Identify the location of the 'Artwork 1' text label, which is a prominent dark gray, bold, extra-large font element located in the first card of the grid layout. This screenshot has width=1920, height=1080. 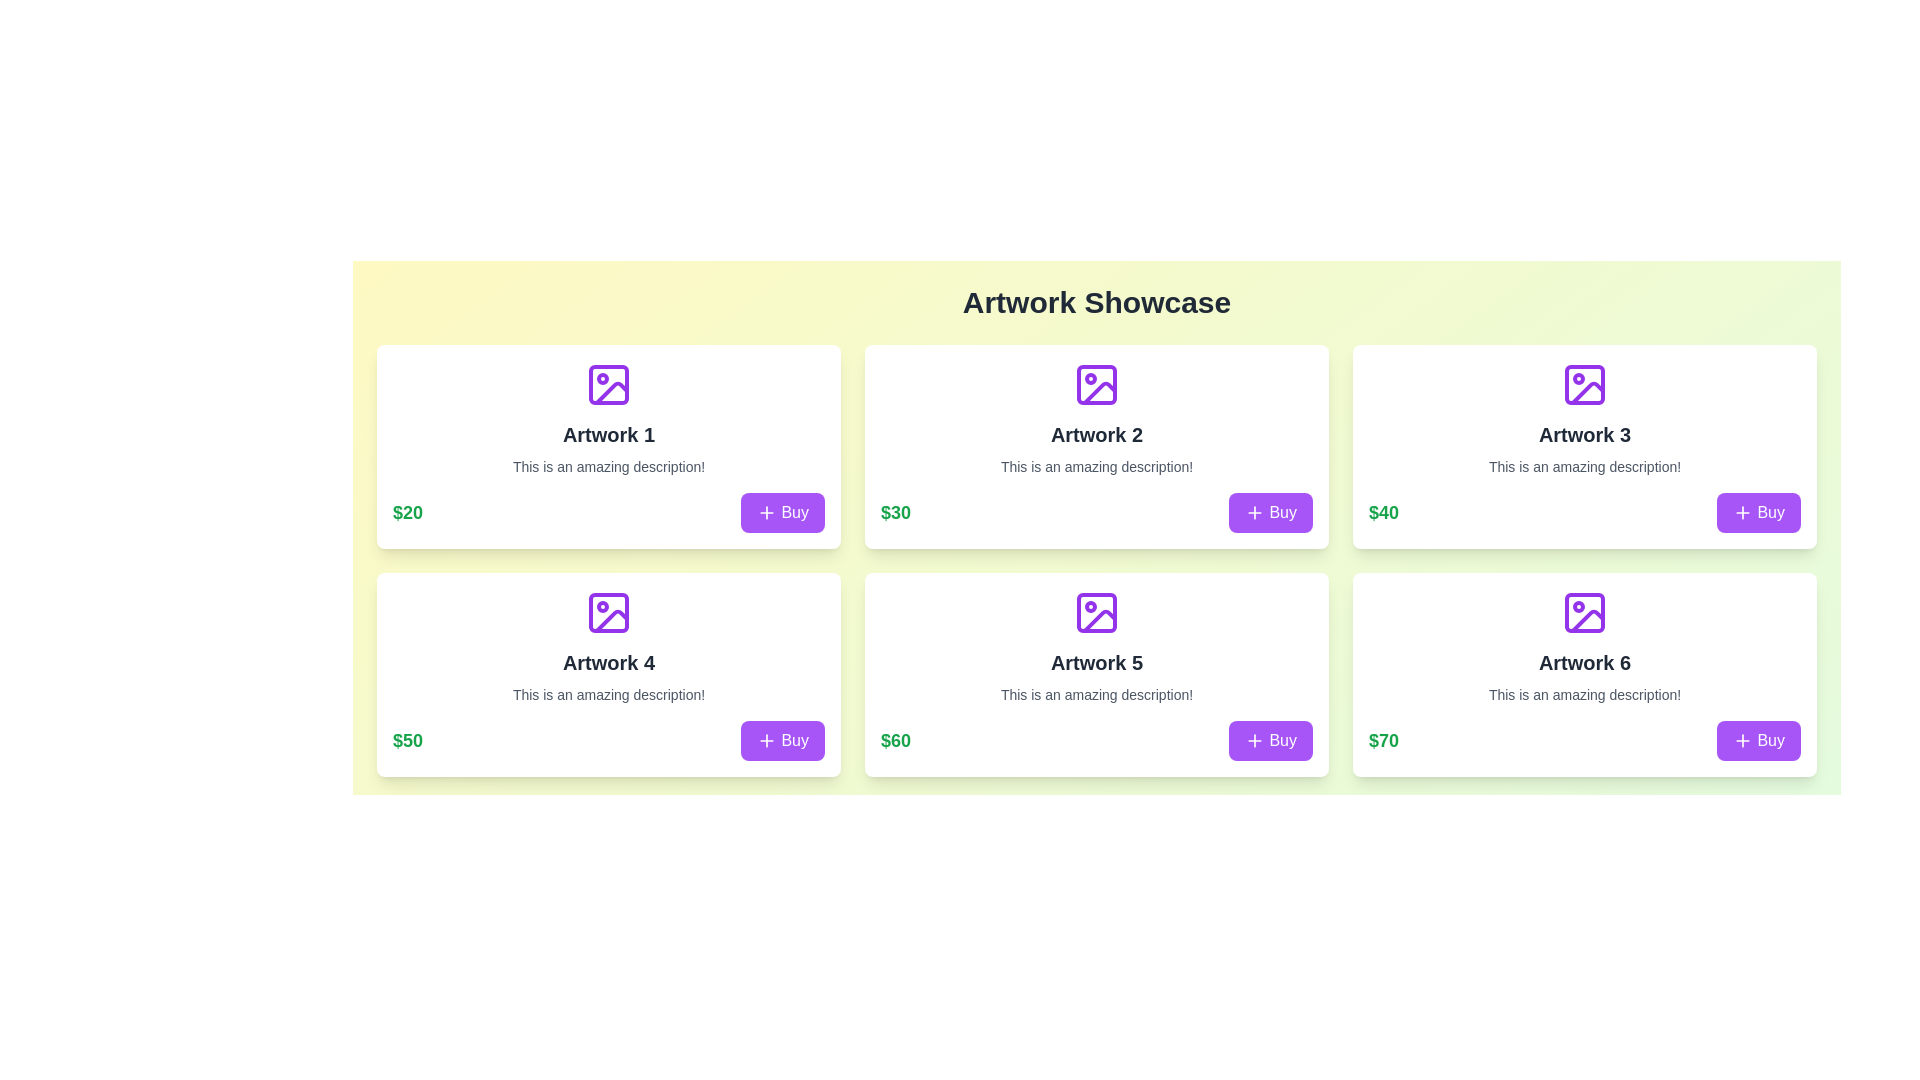
(608, 434).